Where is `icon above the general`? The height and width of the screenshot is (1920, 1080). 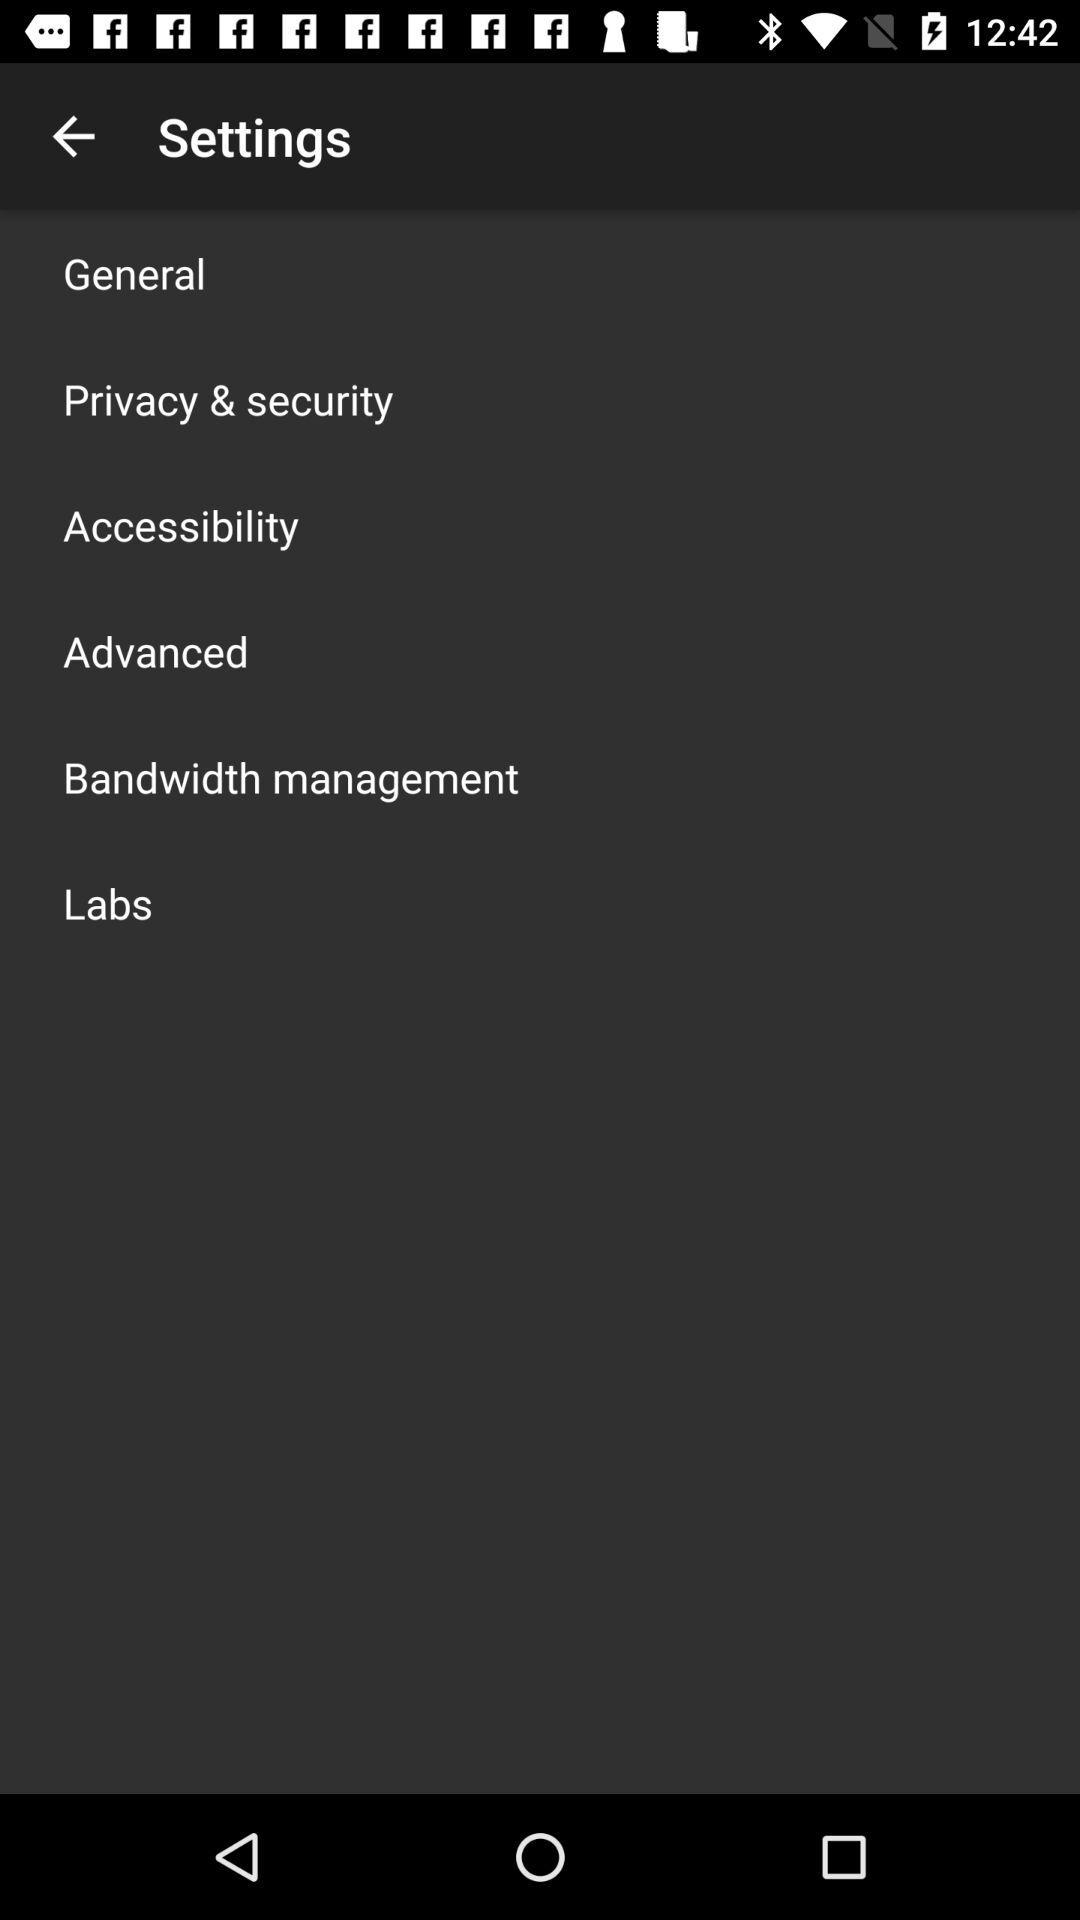 icon above the general is located at coordinates (72, 135).